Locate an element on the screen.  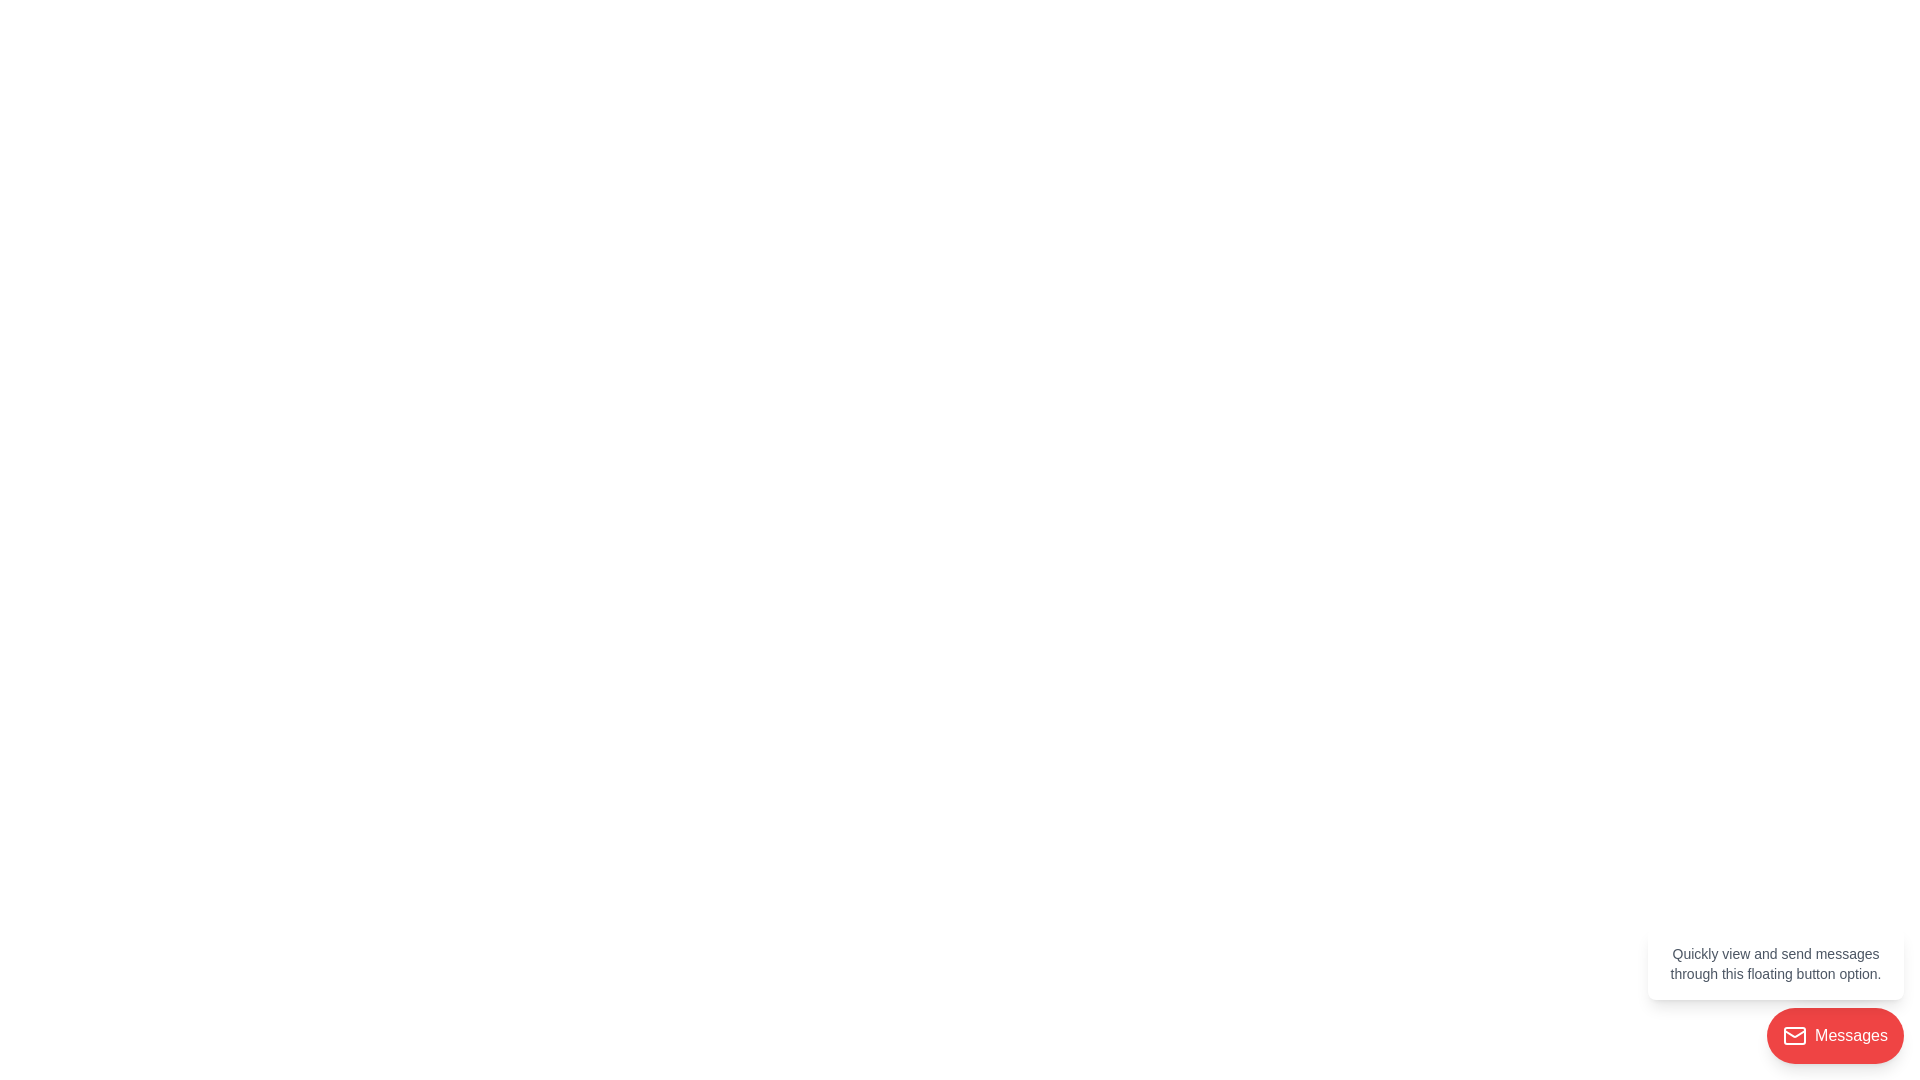
the mail icon located on the left side of the red circular button labeled 'Messages' in the bottom-right corner of the interface is located at coordinates (1795, 1035).